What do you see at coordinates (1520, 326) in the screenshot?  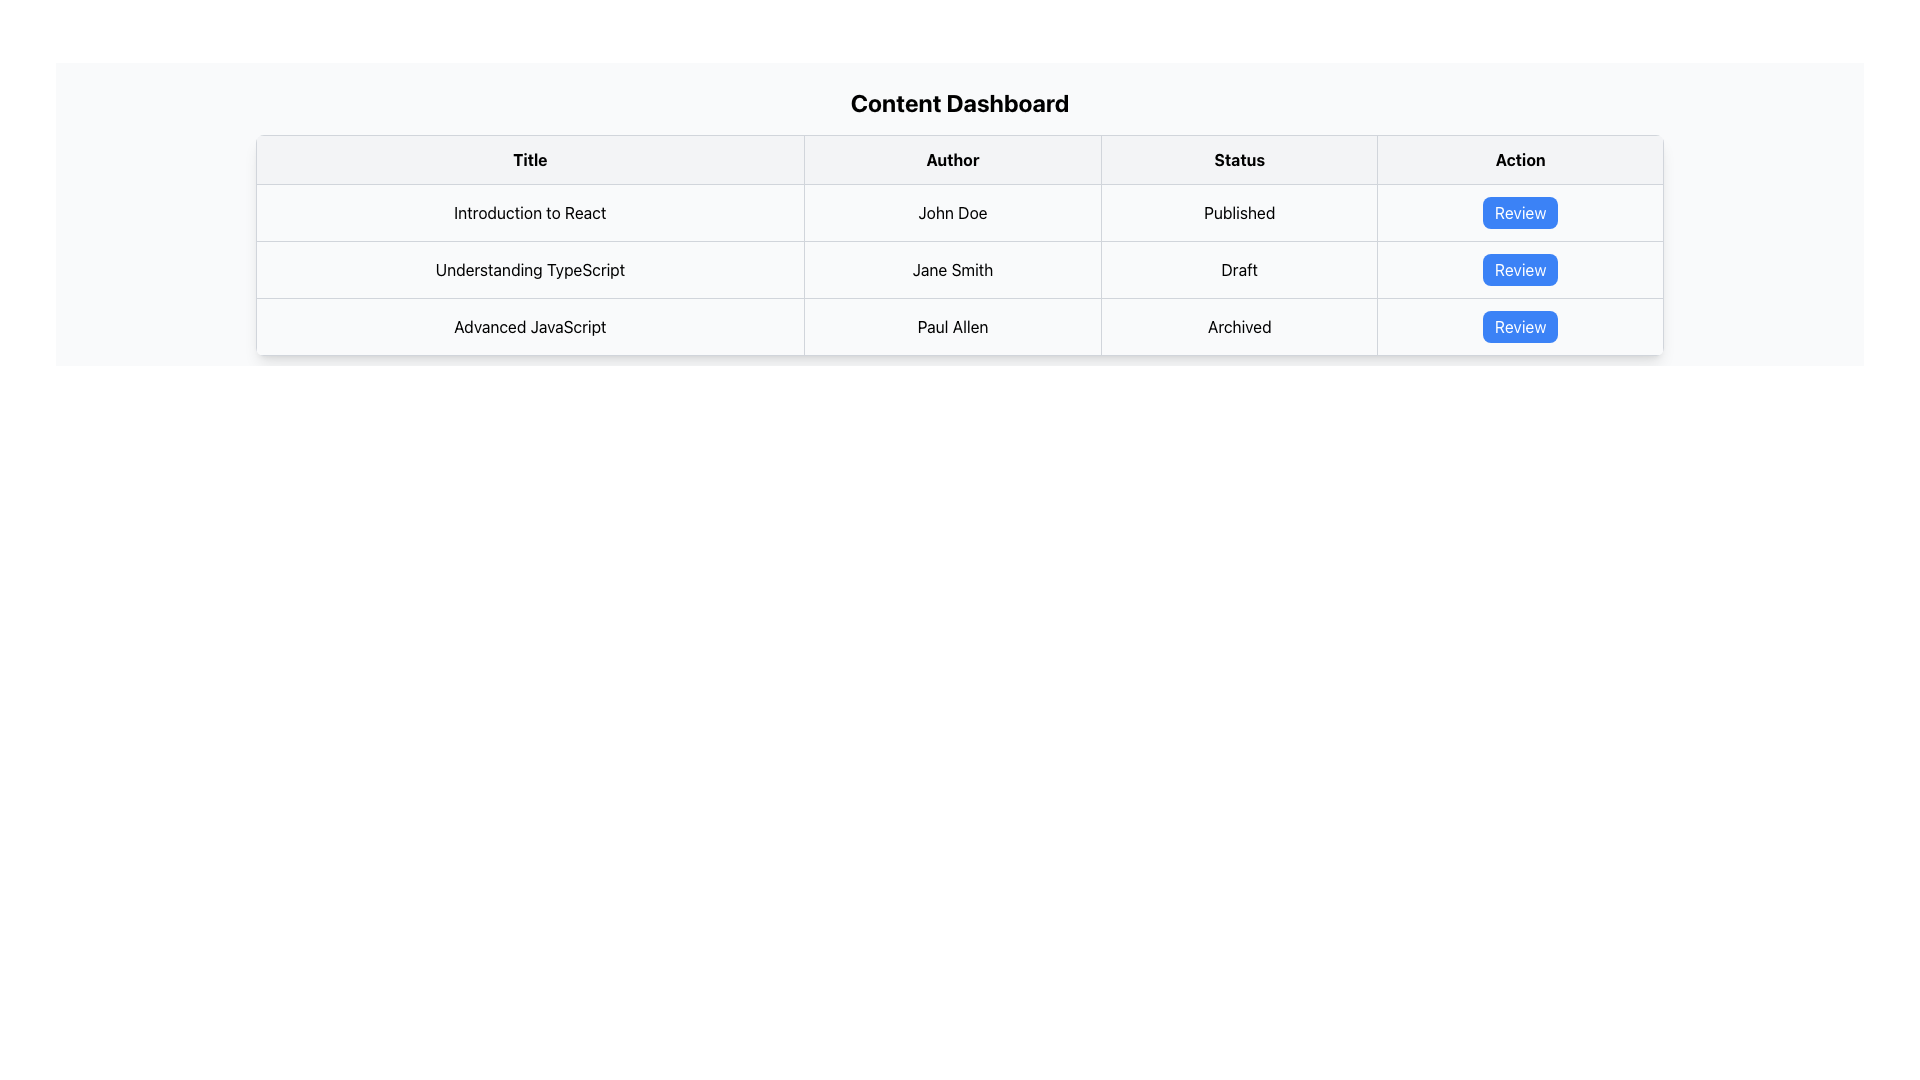 I see `the third 'Review' button located in the 'Action' column of the 'Advanced JavaScript' row in the 'Content Dashboard' table` at bounding box center [1520, 326].